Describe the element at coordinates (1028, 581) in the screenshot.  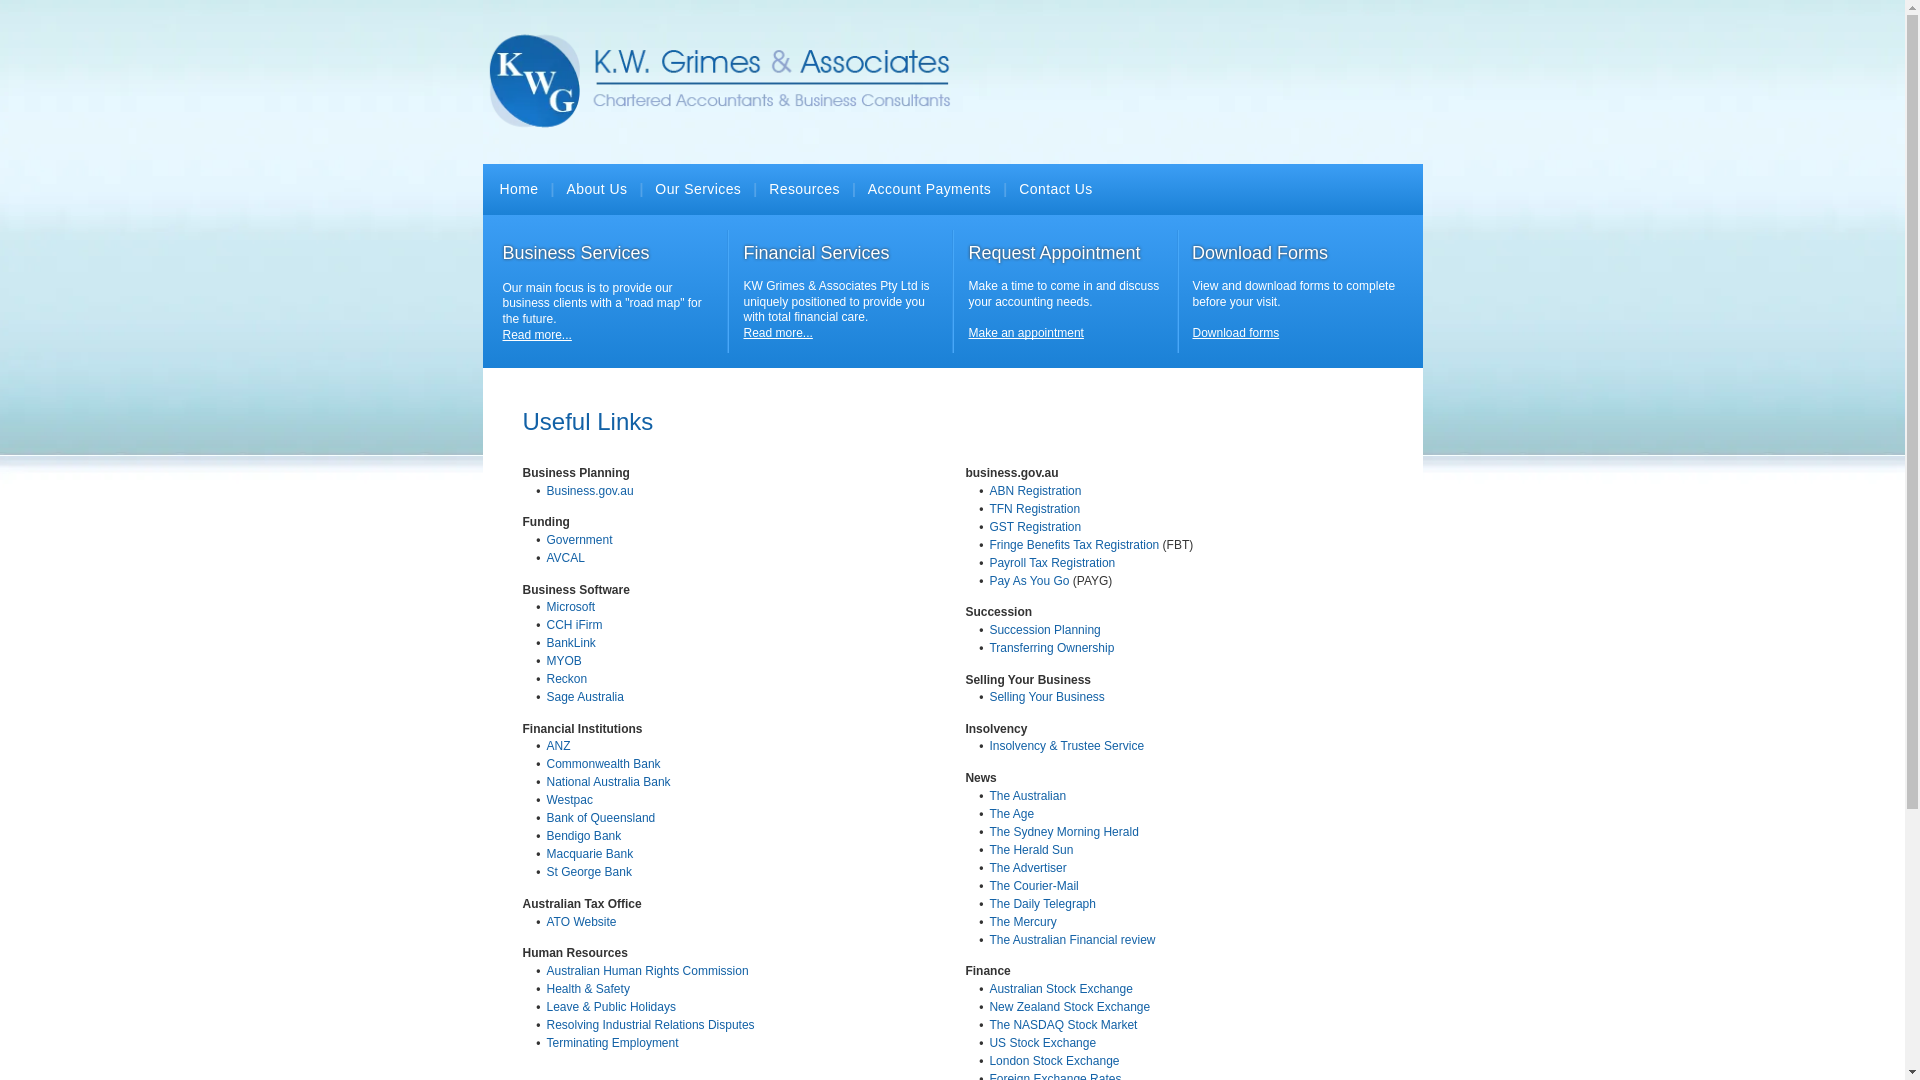
I see `'Pay As You Go'` at that location.